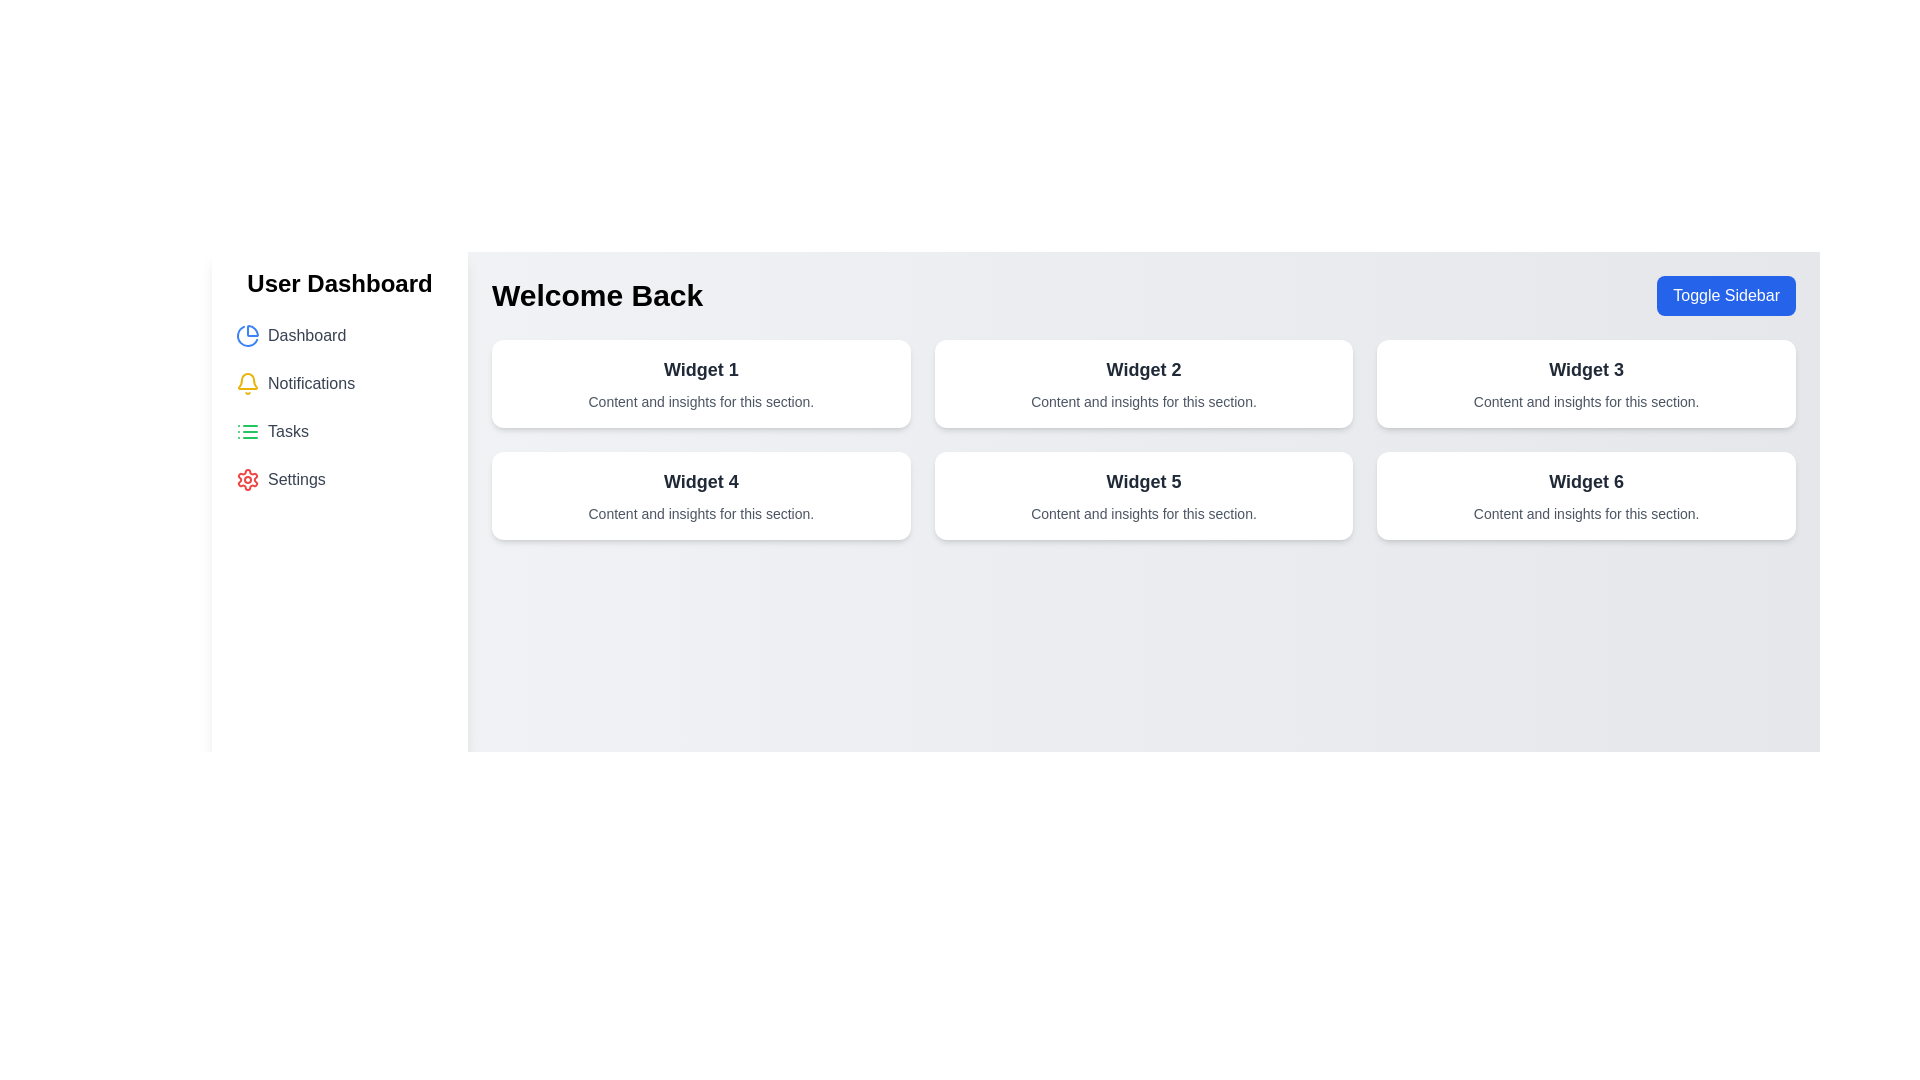 The height and width of the screenshot is (1080, 1920). Describe the element at coordinates (596, 296) in the screenshot. I see `the prominent heading text that displays 'Welcome Back' by mentioning the message in interactions` at that location.